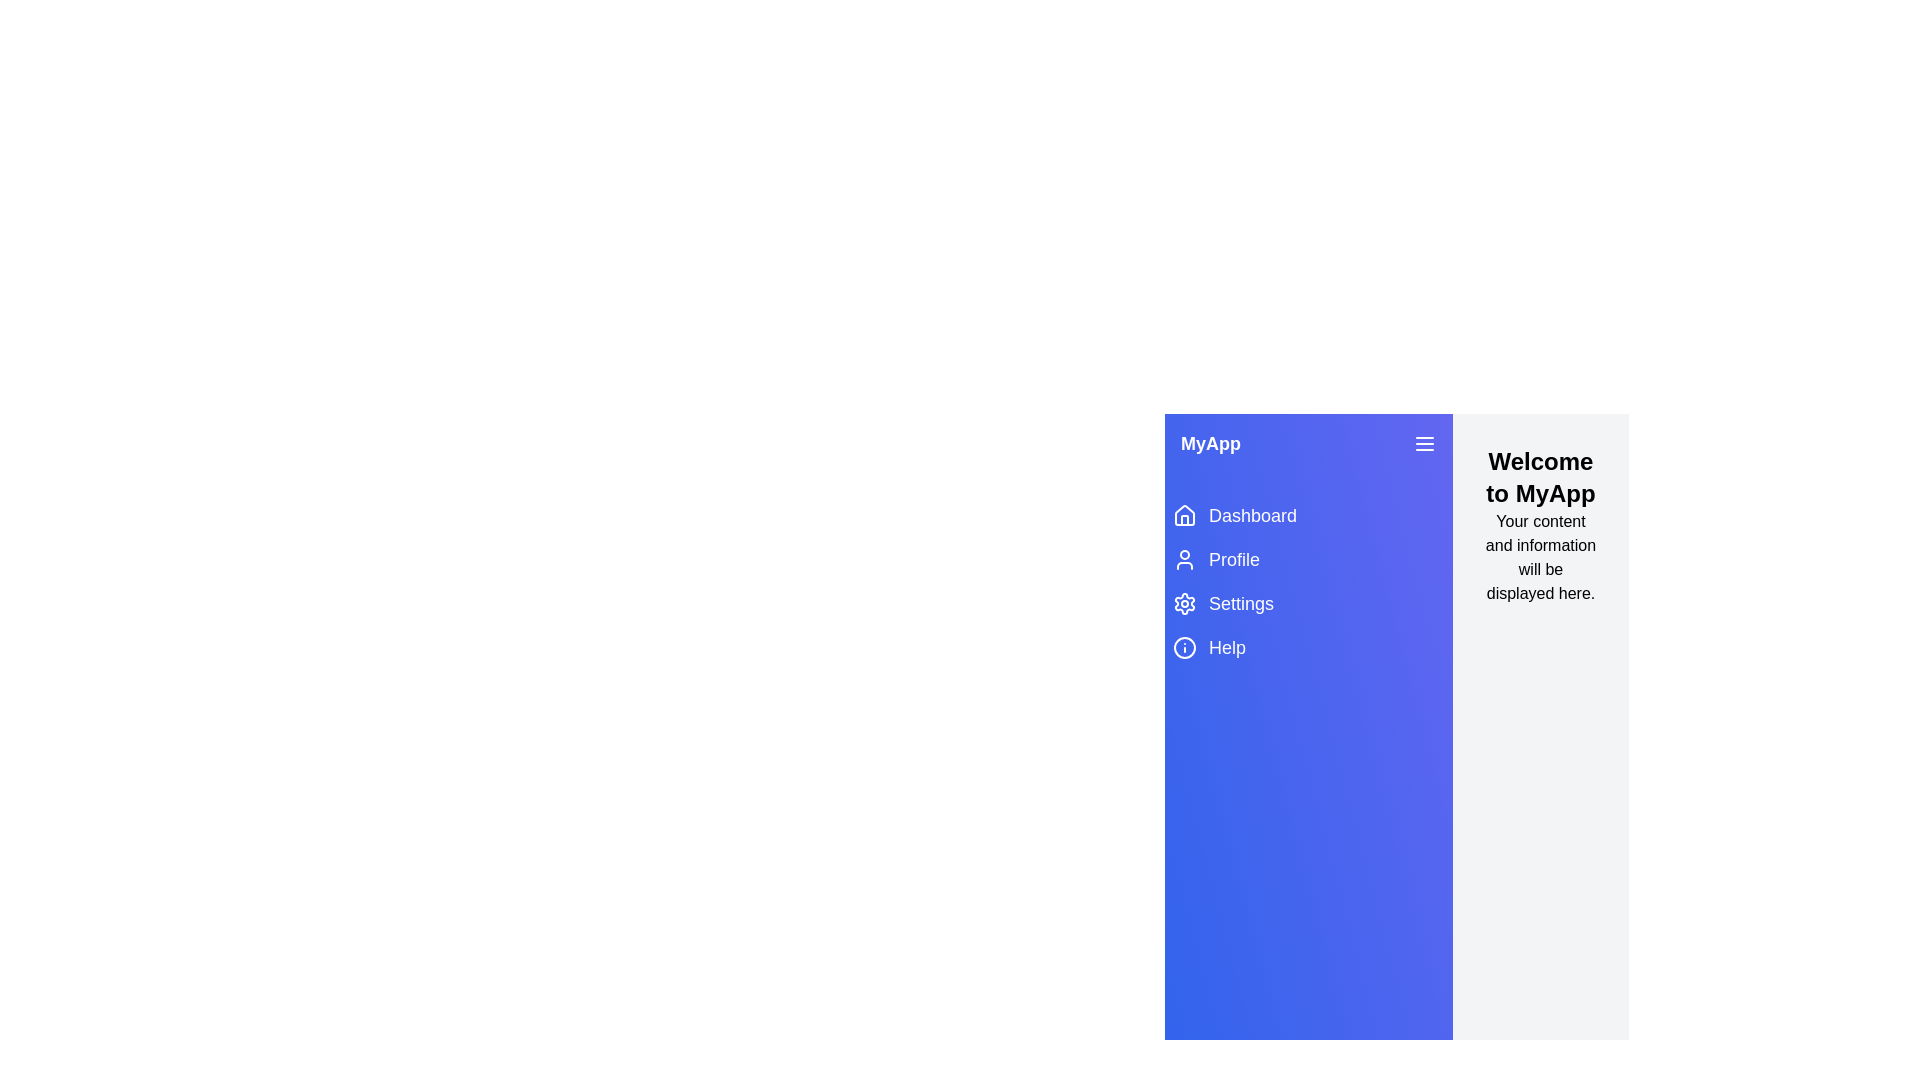 The width and height of the screenshot is (1920, 1080). What do you see at coordinates (1309, 559) in the screenshot?
I see `the 'Profile' menu item to navigate to the 'Profile' page` at bounding box center [1309, 559].